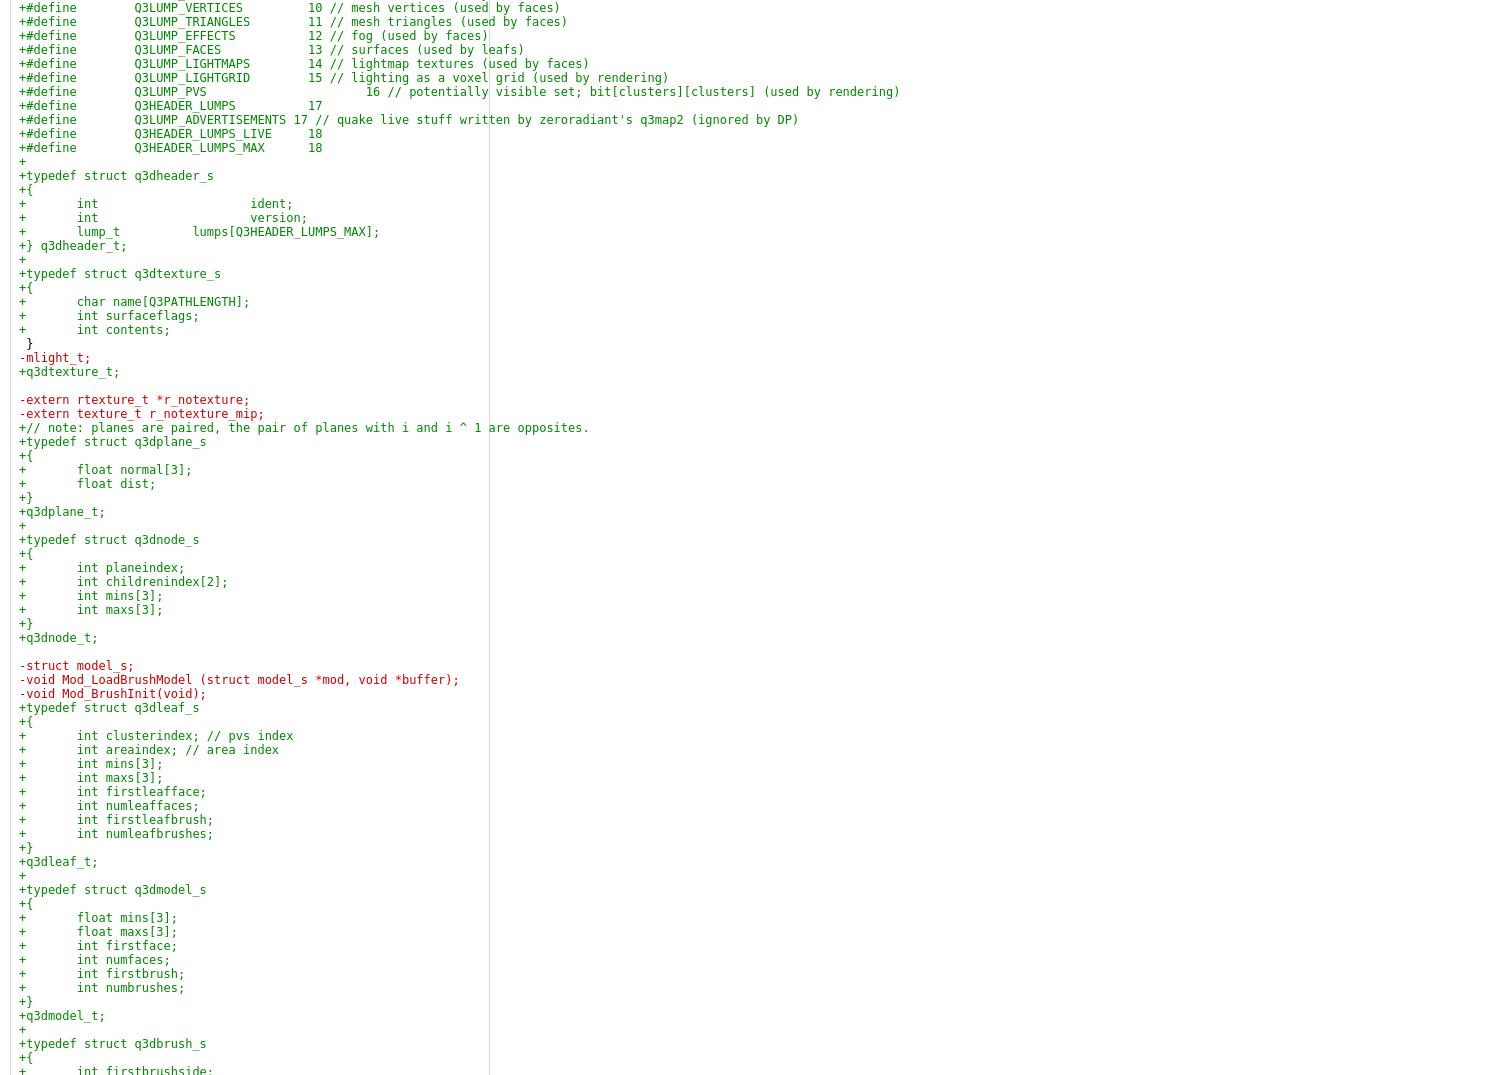  Describe the element at coordinates (237, 680) in the screenshot. I see `'-void Mod_LoadBrushModel (struct model_s *mod, void *buffer);'` at that location.